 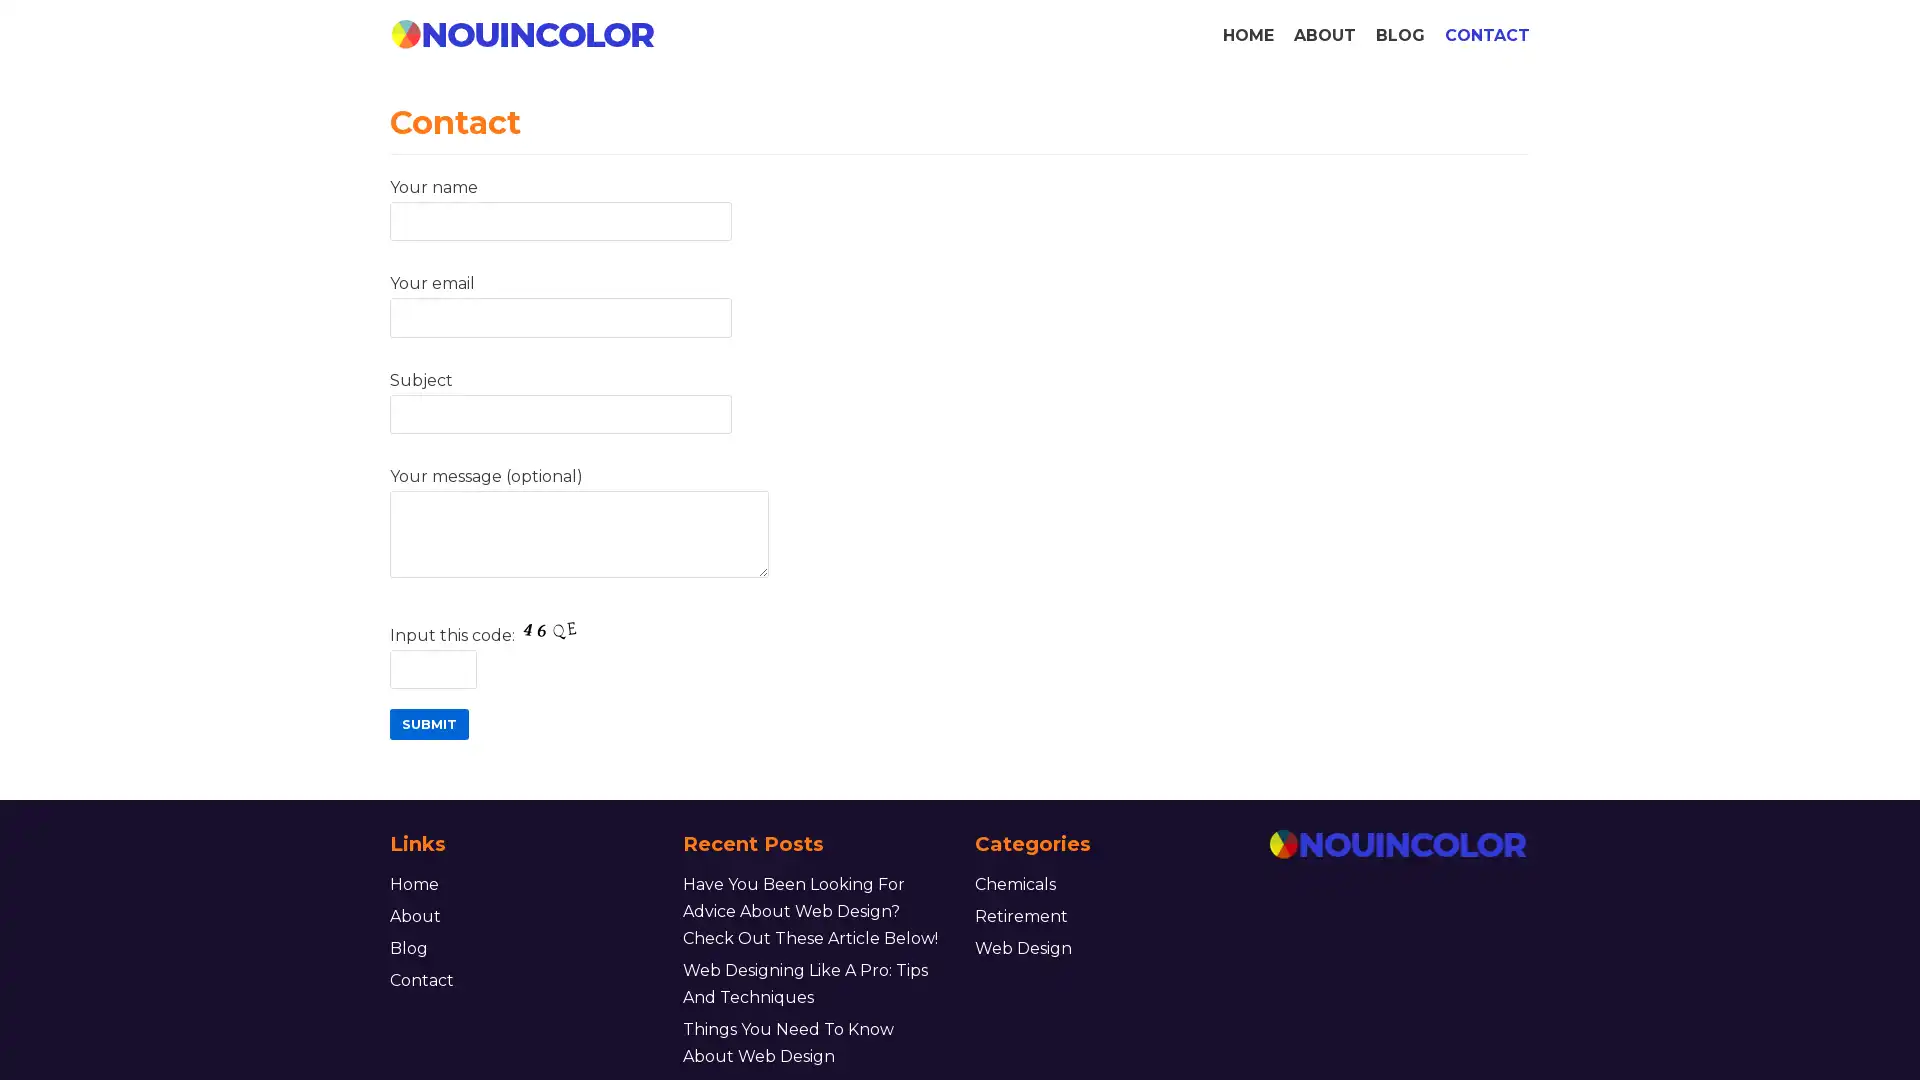 I want to click on Submit, so click(x=428, y=724).